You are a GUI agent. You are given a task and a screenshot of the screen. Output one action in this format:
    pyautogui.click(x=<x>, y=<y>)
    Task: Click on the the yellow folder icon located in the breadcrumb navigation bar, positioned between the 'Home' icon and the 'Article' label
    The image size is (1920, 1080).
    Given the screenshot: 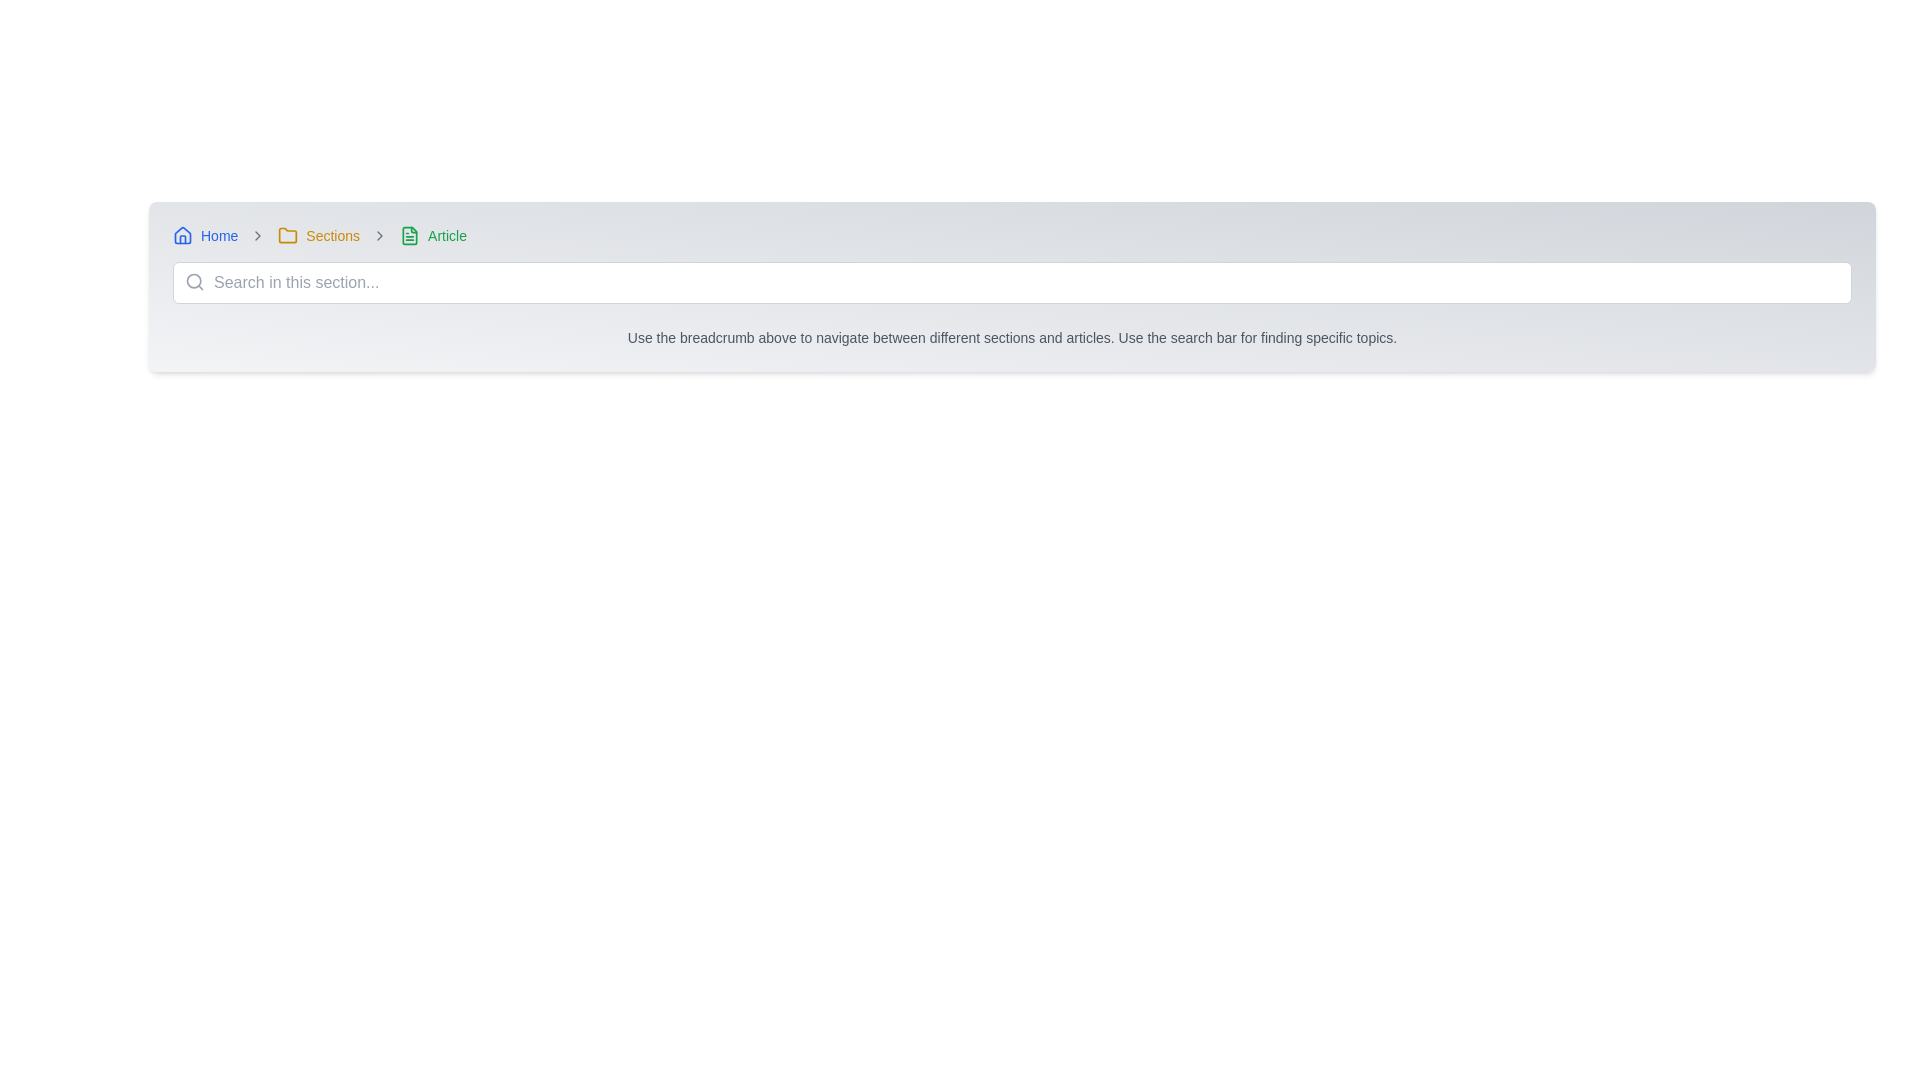 What is the action you would take?
    pyautogui.click(x=287, y=234)
    